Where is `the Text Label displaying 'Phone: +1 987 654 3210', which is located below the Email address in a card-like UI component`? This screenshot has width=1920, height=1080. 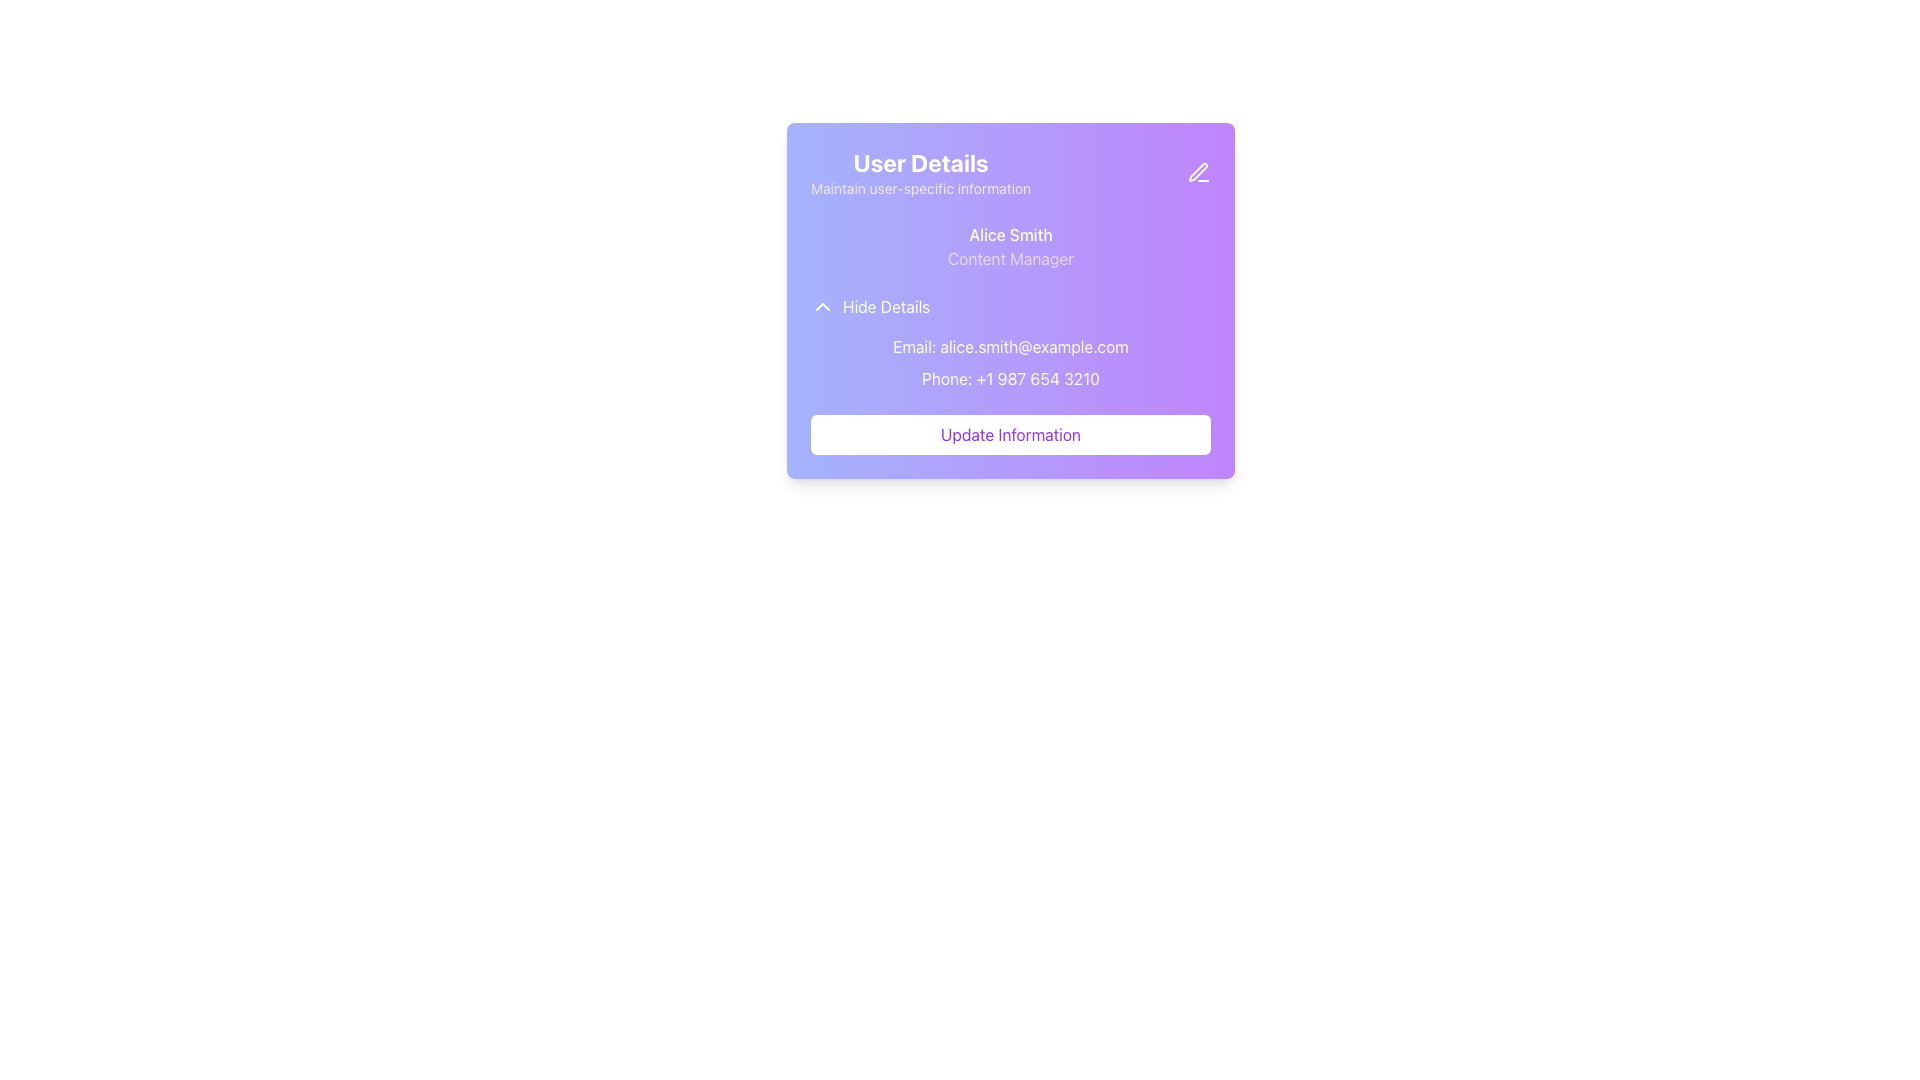 the Text Label displaying 'Phone: +1 987 654 3210', which is located below the Email address in a card-like UI component is located at coordinates (1011, 378).